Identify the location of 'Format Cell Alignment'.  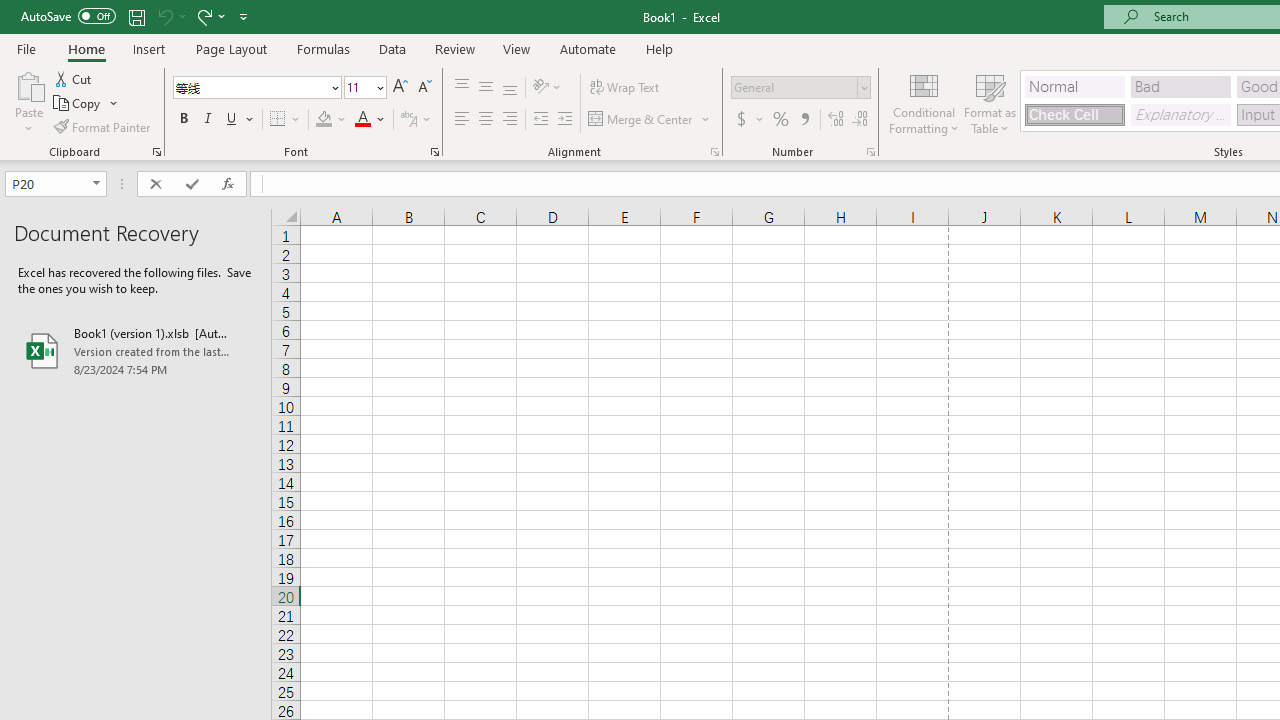
(714, 150).